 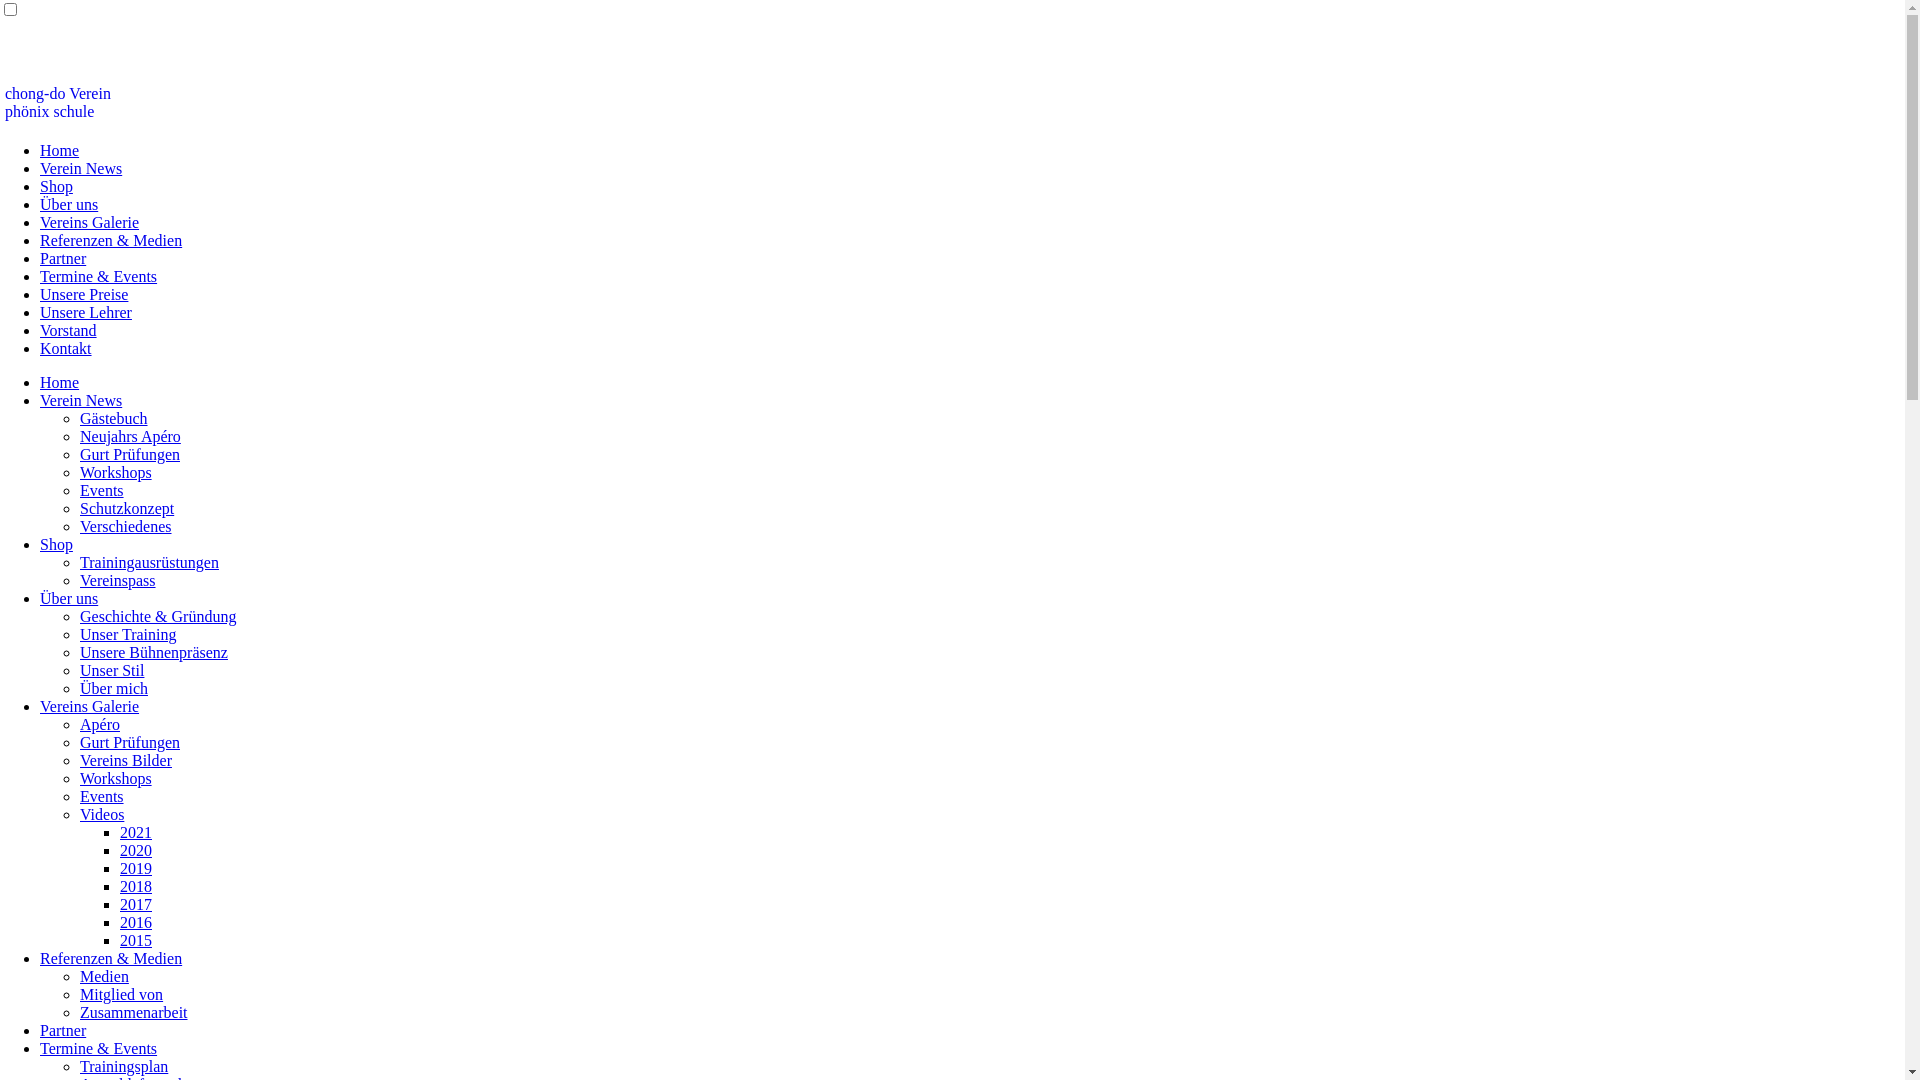 I want to click on 'Unsere Lehrer', so click(x=85, y=312).